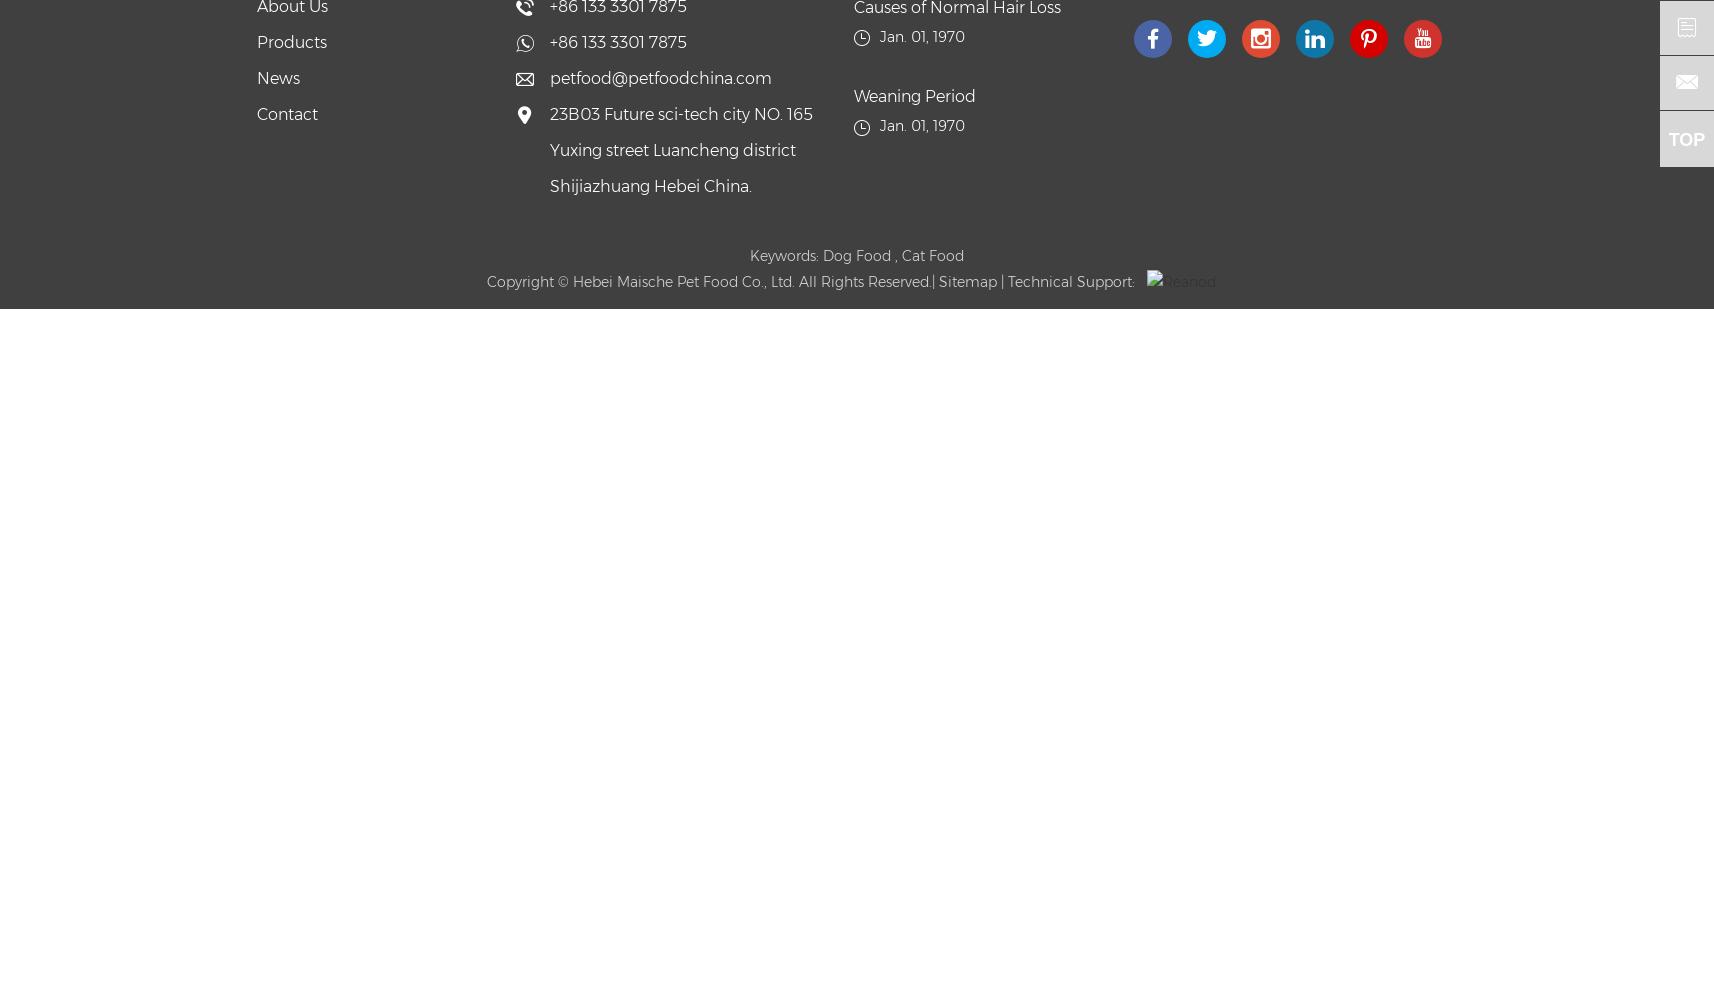 The width and height of the screenshot is (1714, 1000). I want to click on '| Technical Support:', so click(1071, 282).